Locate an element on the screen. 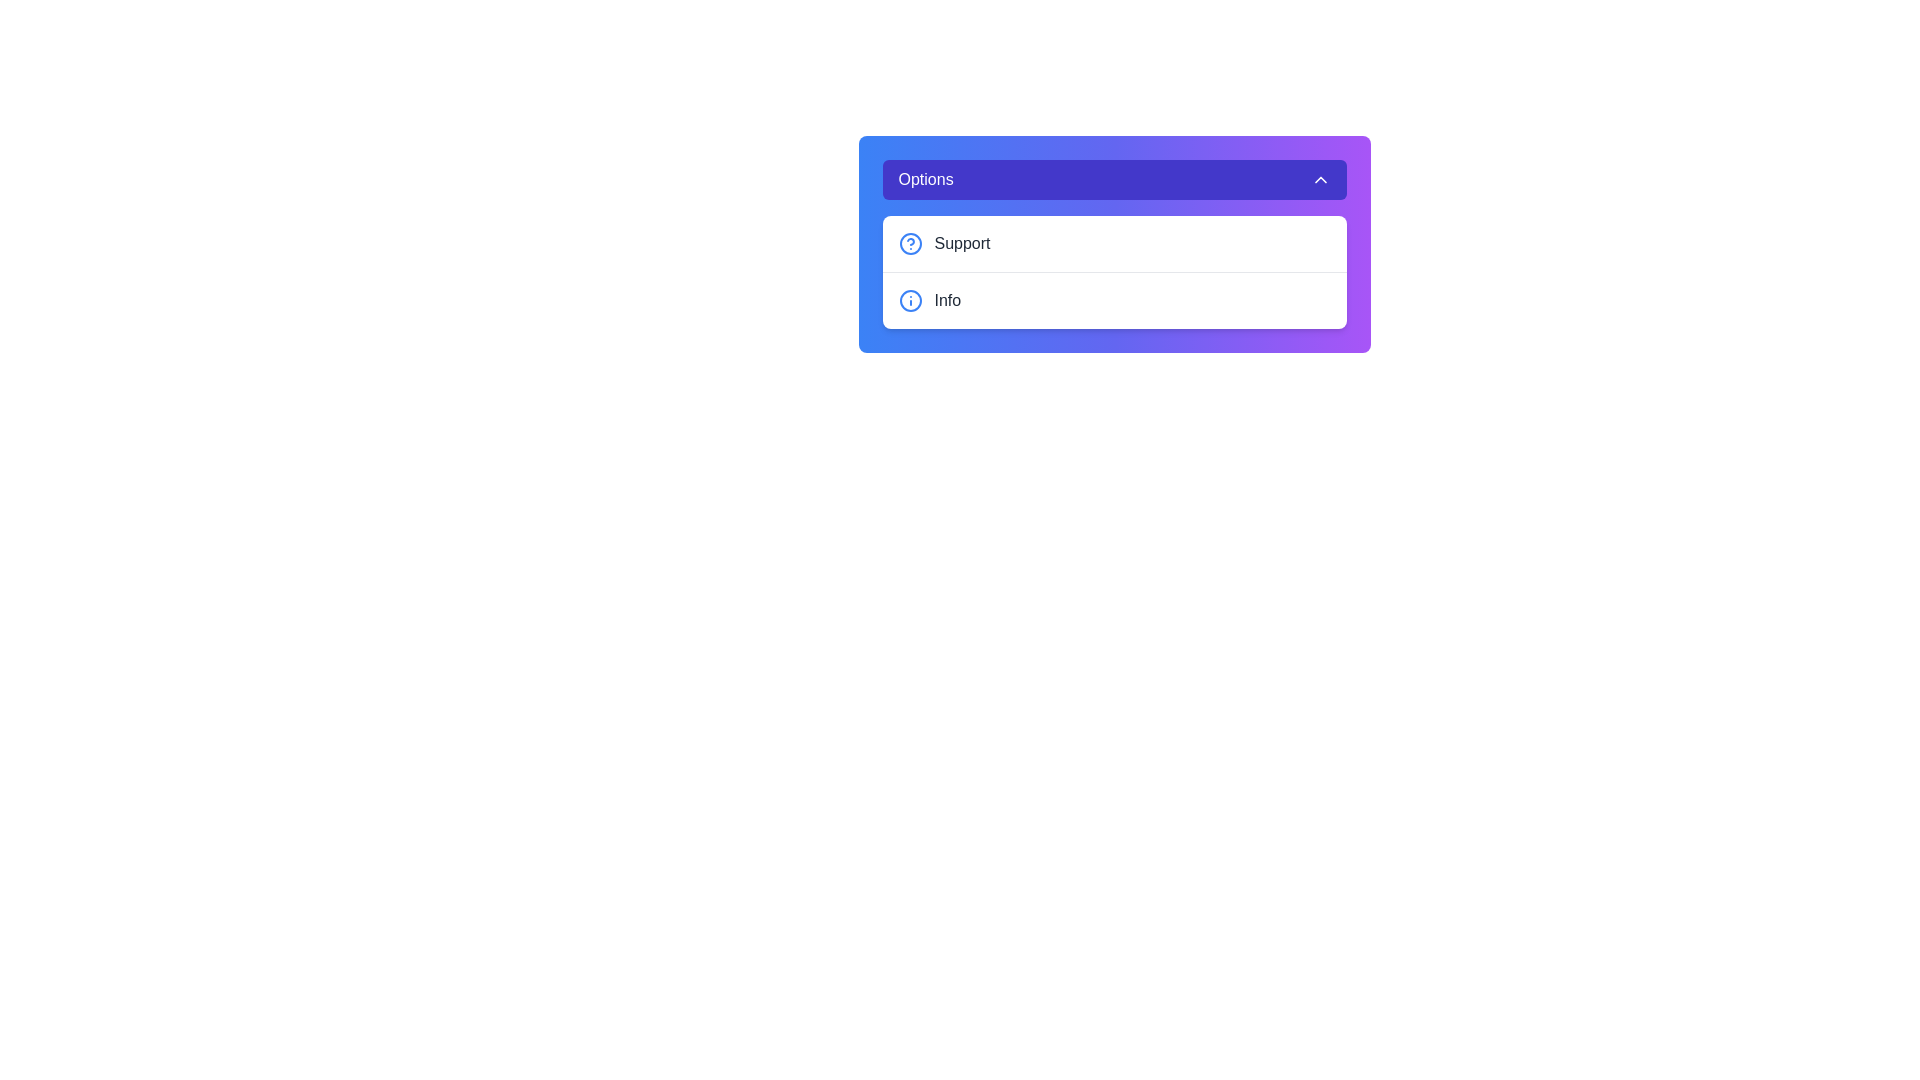 This screenshot has height=1080, width=1920. the circular information icon with a blue border located to the left of the 'Info' label in the dropdown card under the 'Options' header is located at coordinates (909, 300).